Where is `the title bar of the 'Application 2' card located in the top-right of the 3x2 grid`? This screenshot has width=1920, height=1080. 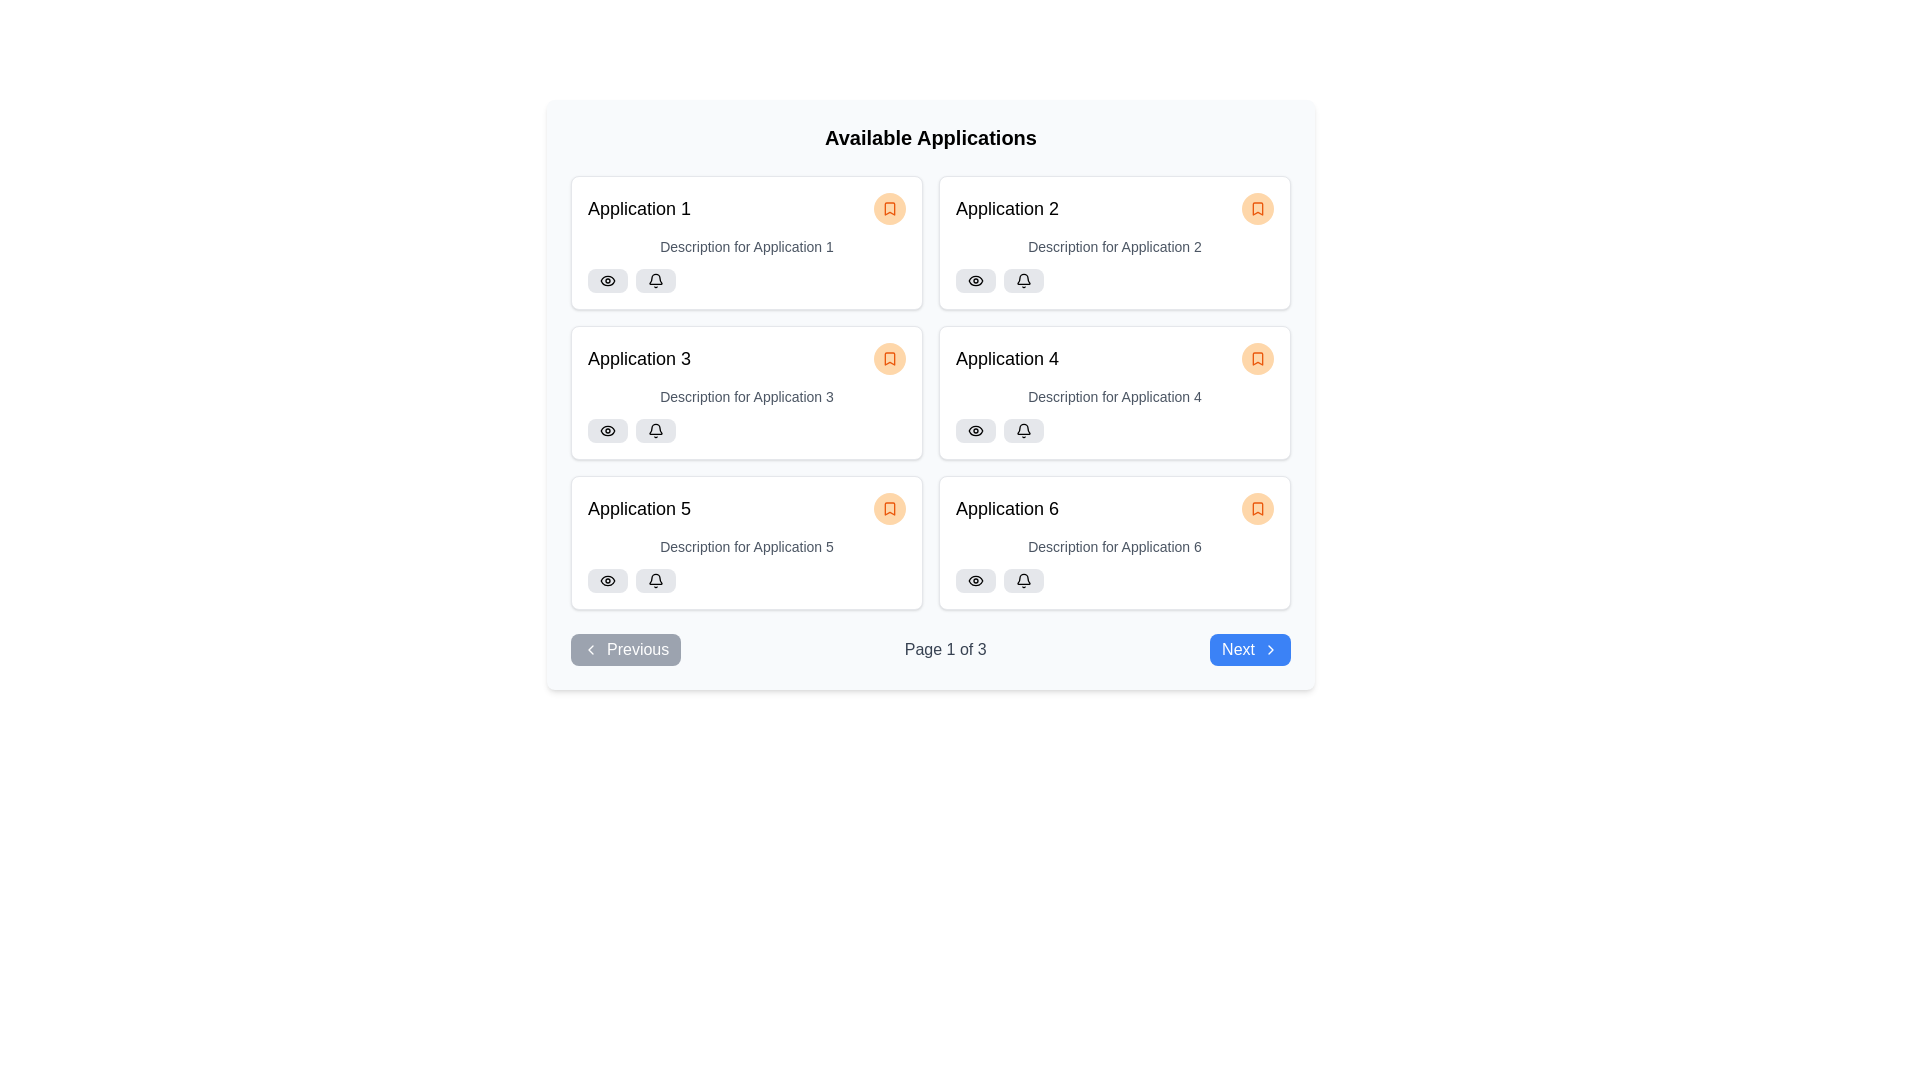
the title bar of the 'Application 2' card located in the top-right of the 3x2 grid is located at coordinates (1113, 208).